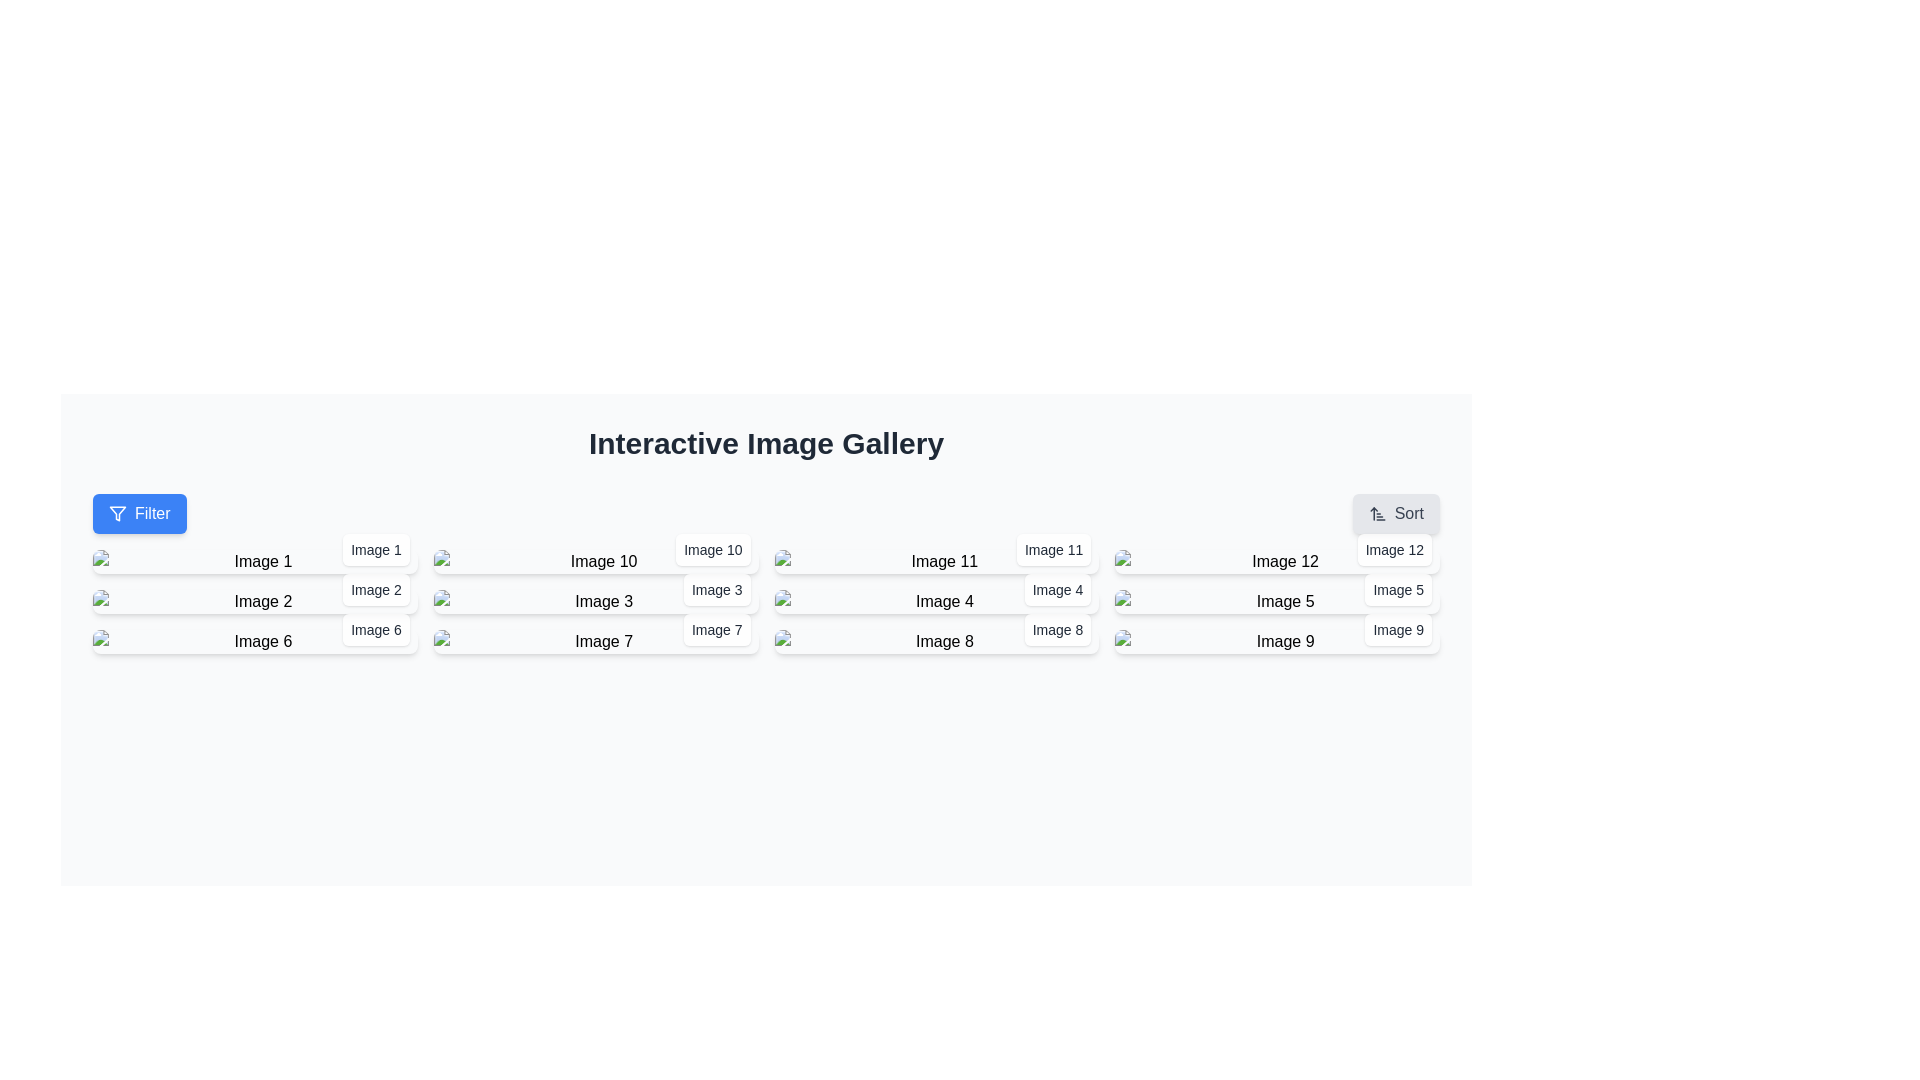  I want to click on the text label displaying 'Image 3', which is styled with a white background and rounded corners, located in the bottom-right corner of the image gallery associated with 'Image 3', so click(717, 589).